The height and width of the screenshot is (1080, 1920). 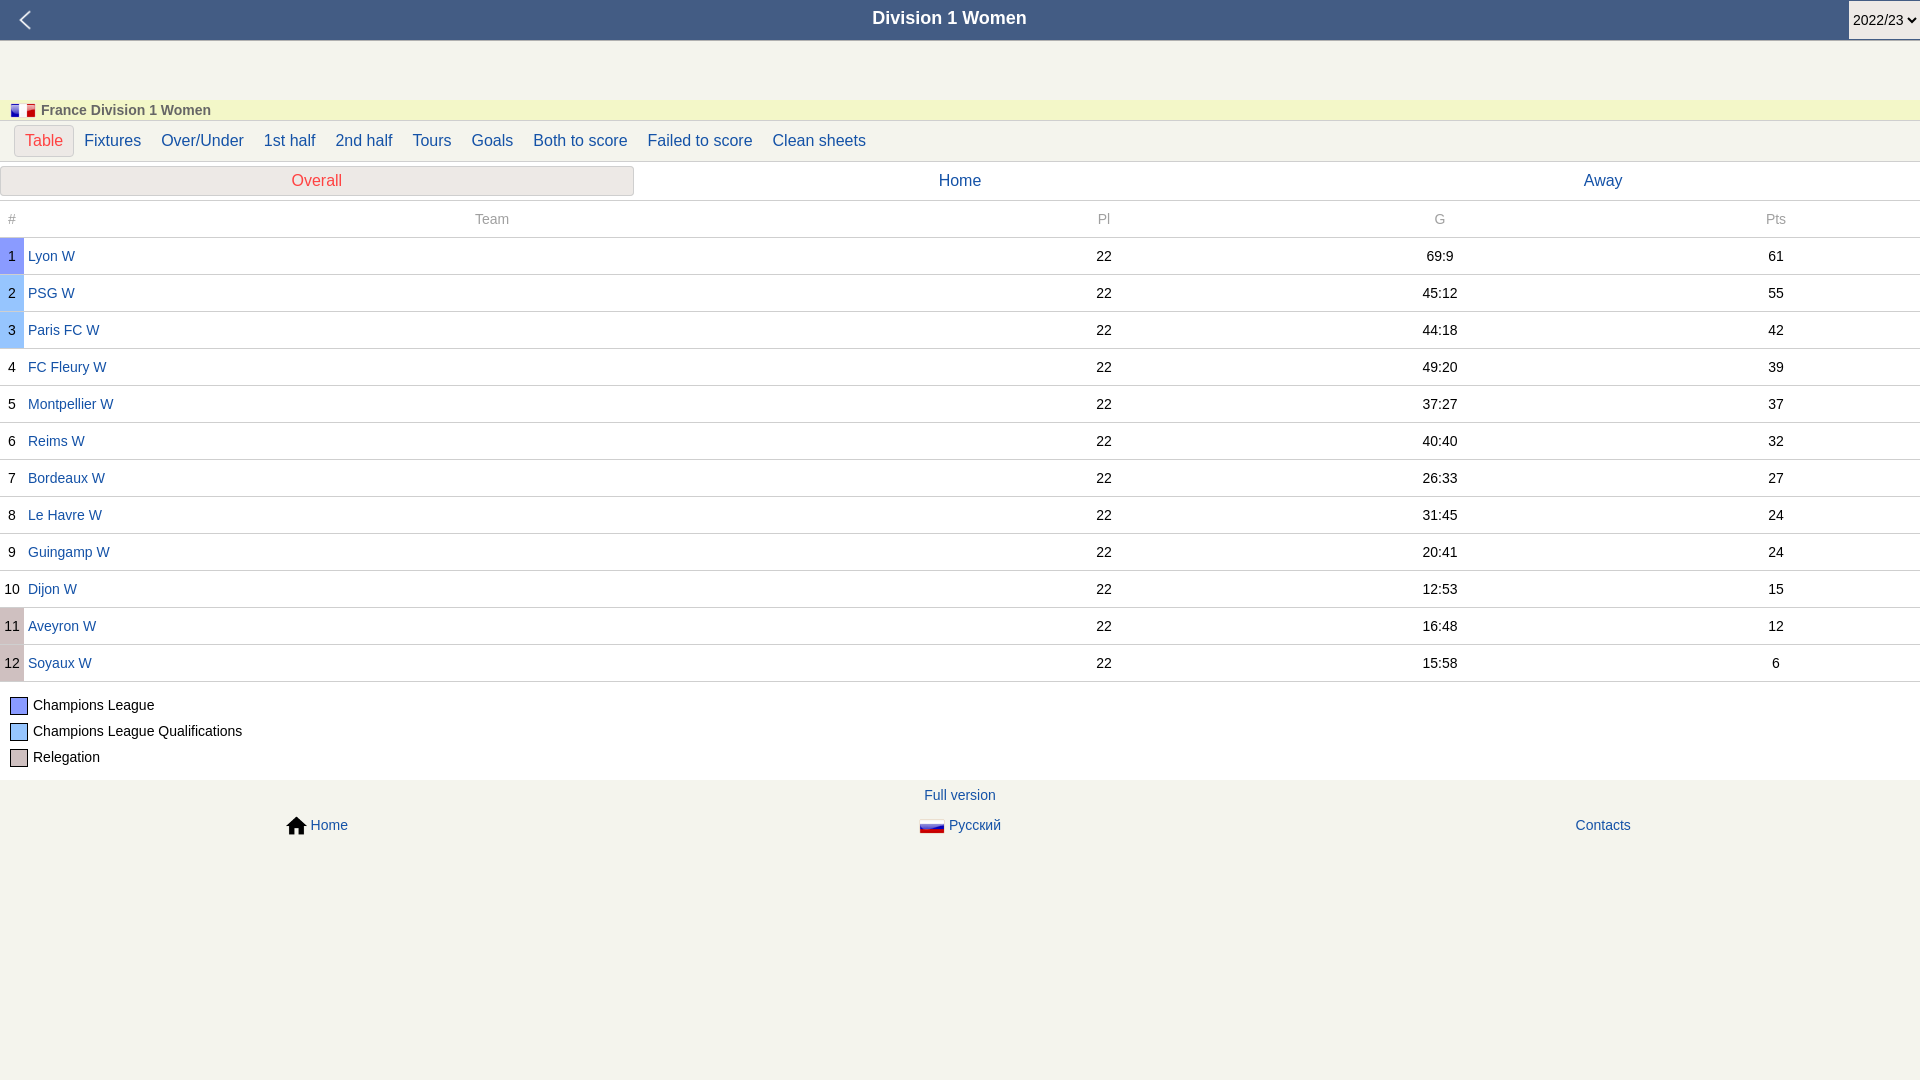 I want to click on 'Dijon W', so click(x=28, y=588).